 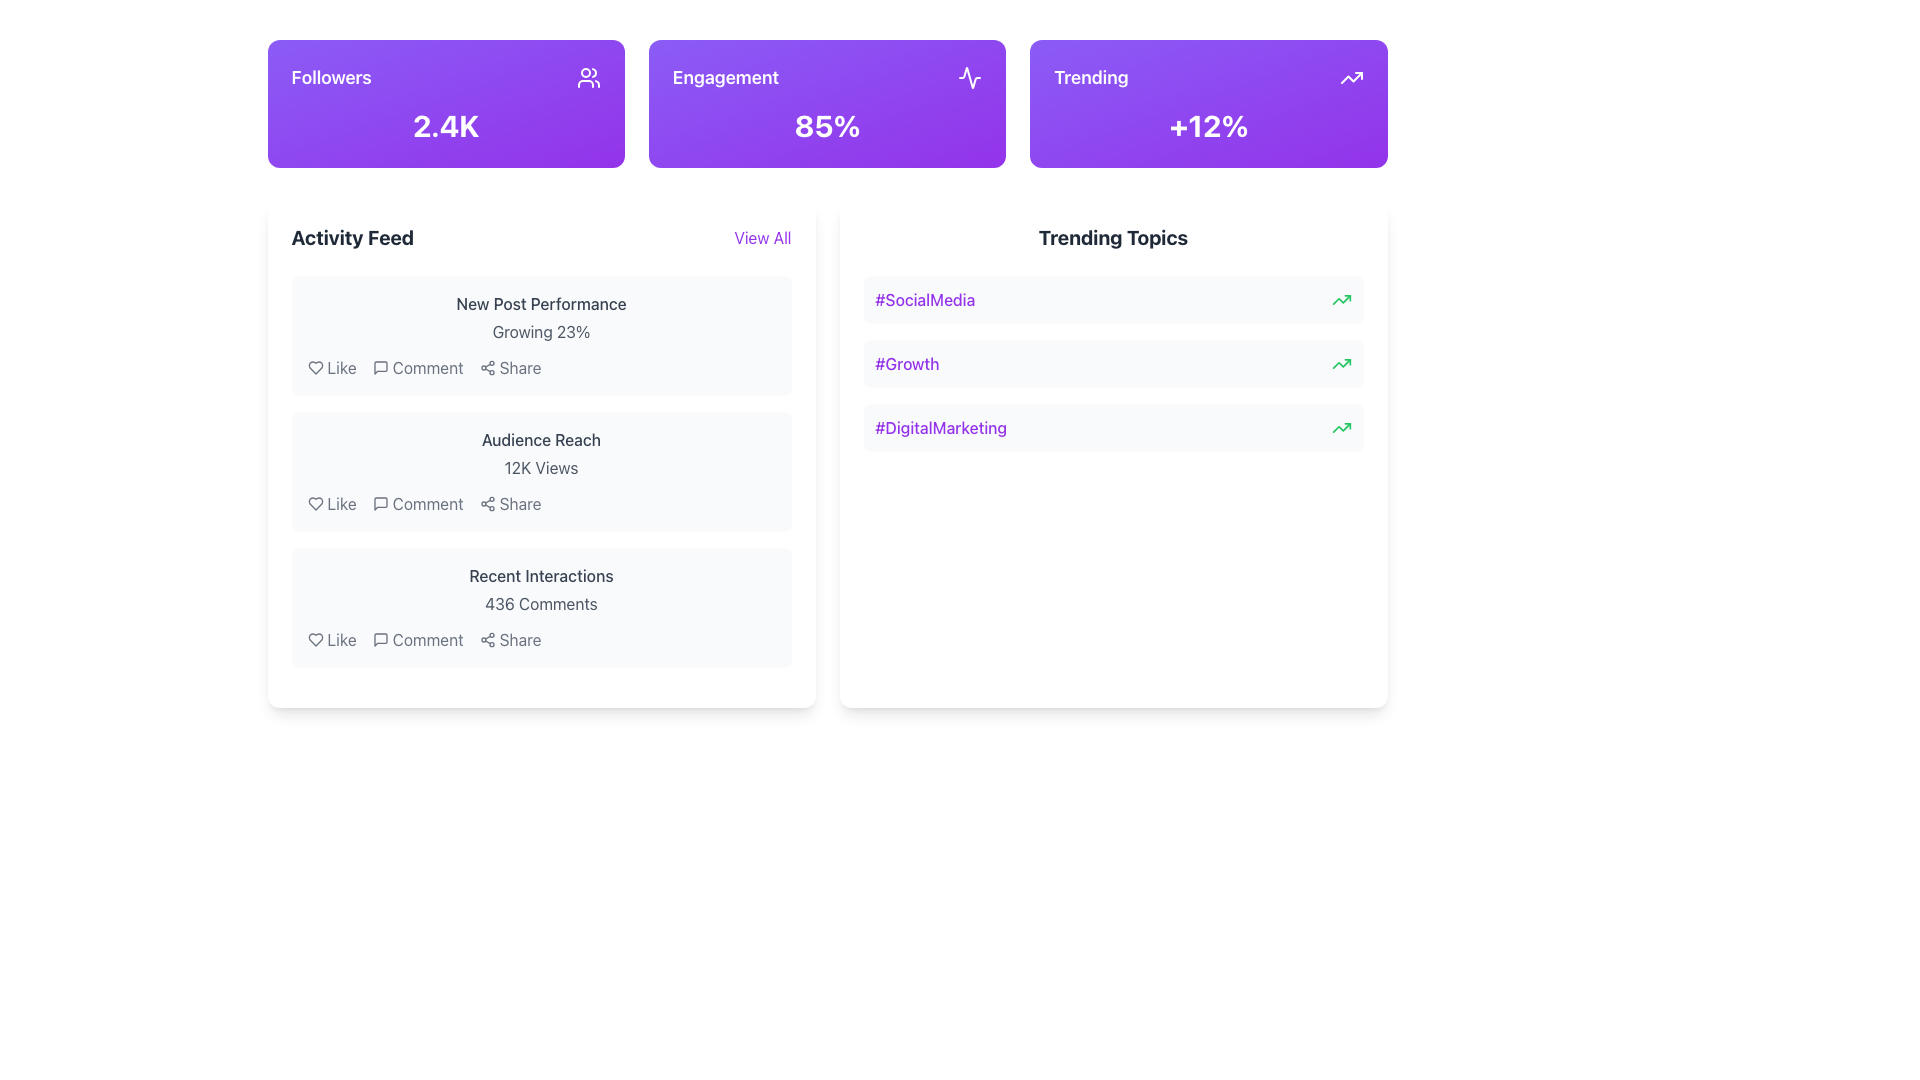 What do you see at coordinates (314, 367) in the screenshot?
I see `the heart icon representing the 'Like' functionality located in the 'Activity Feed' section, adjacent to the text 'Like'` at bounding box center [314, 367].